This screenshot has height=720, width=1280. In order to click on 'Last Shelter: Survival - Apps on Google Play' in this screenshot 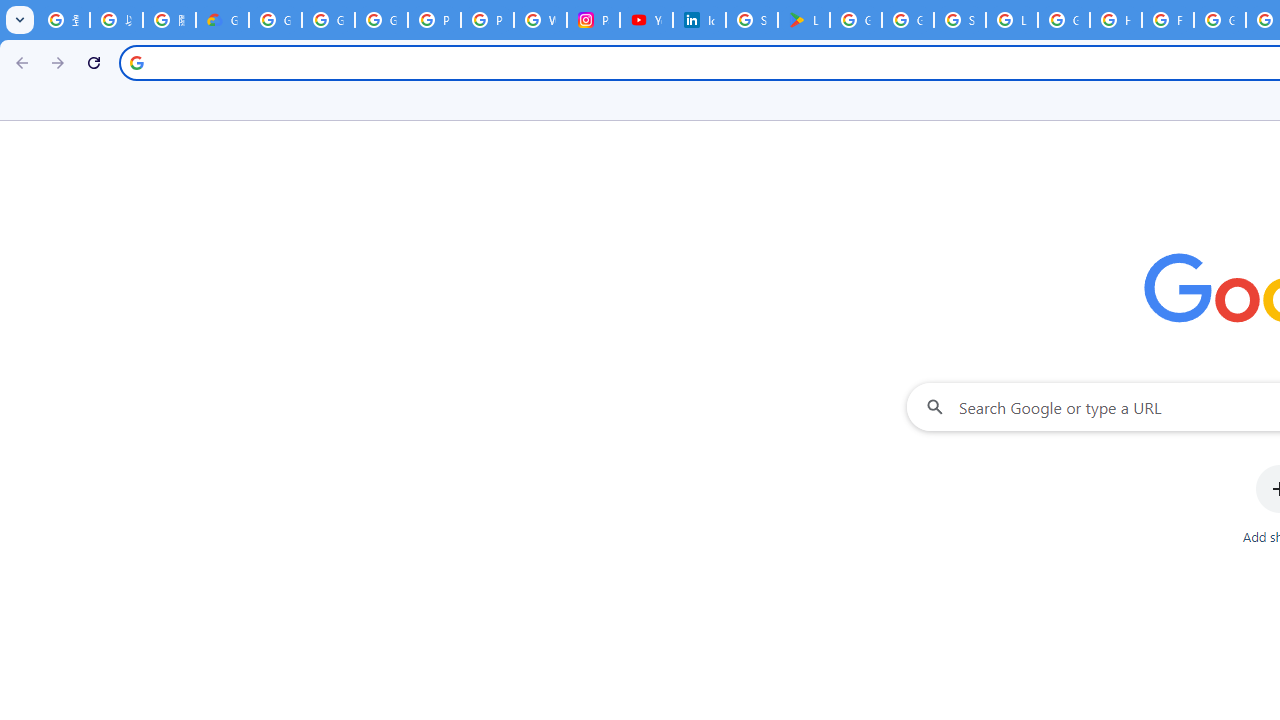, I will do `click(803, 20)`.